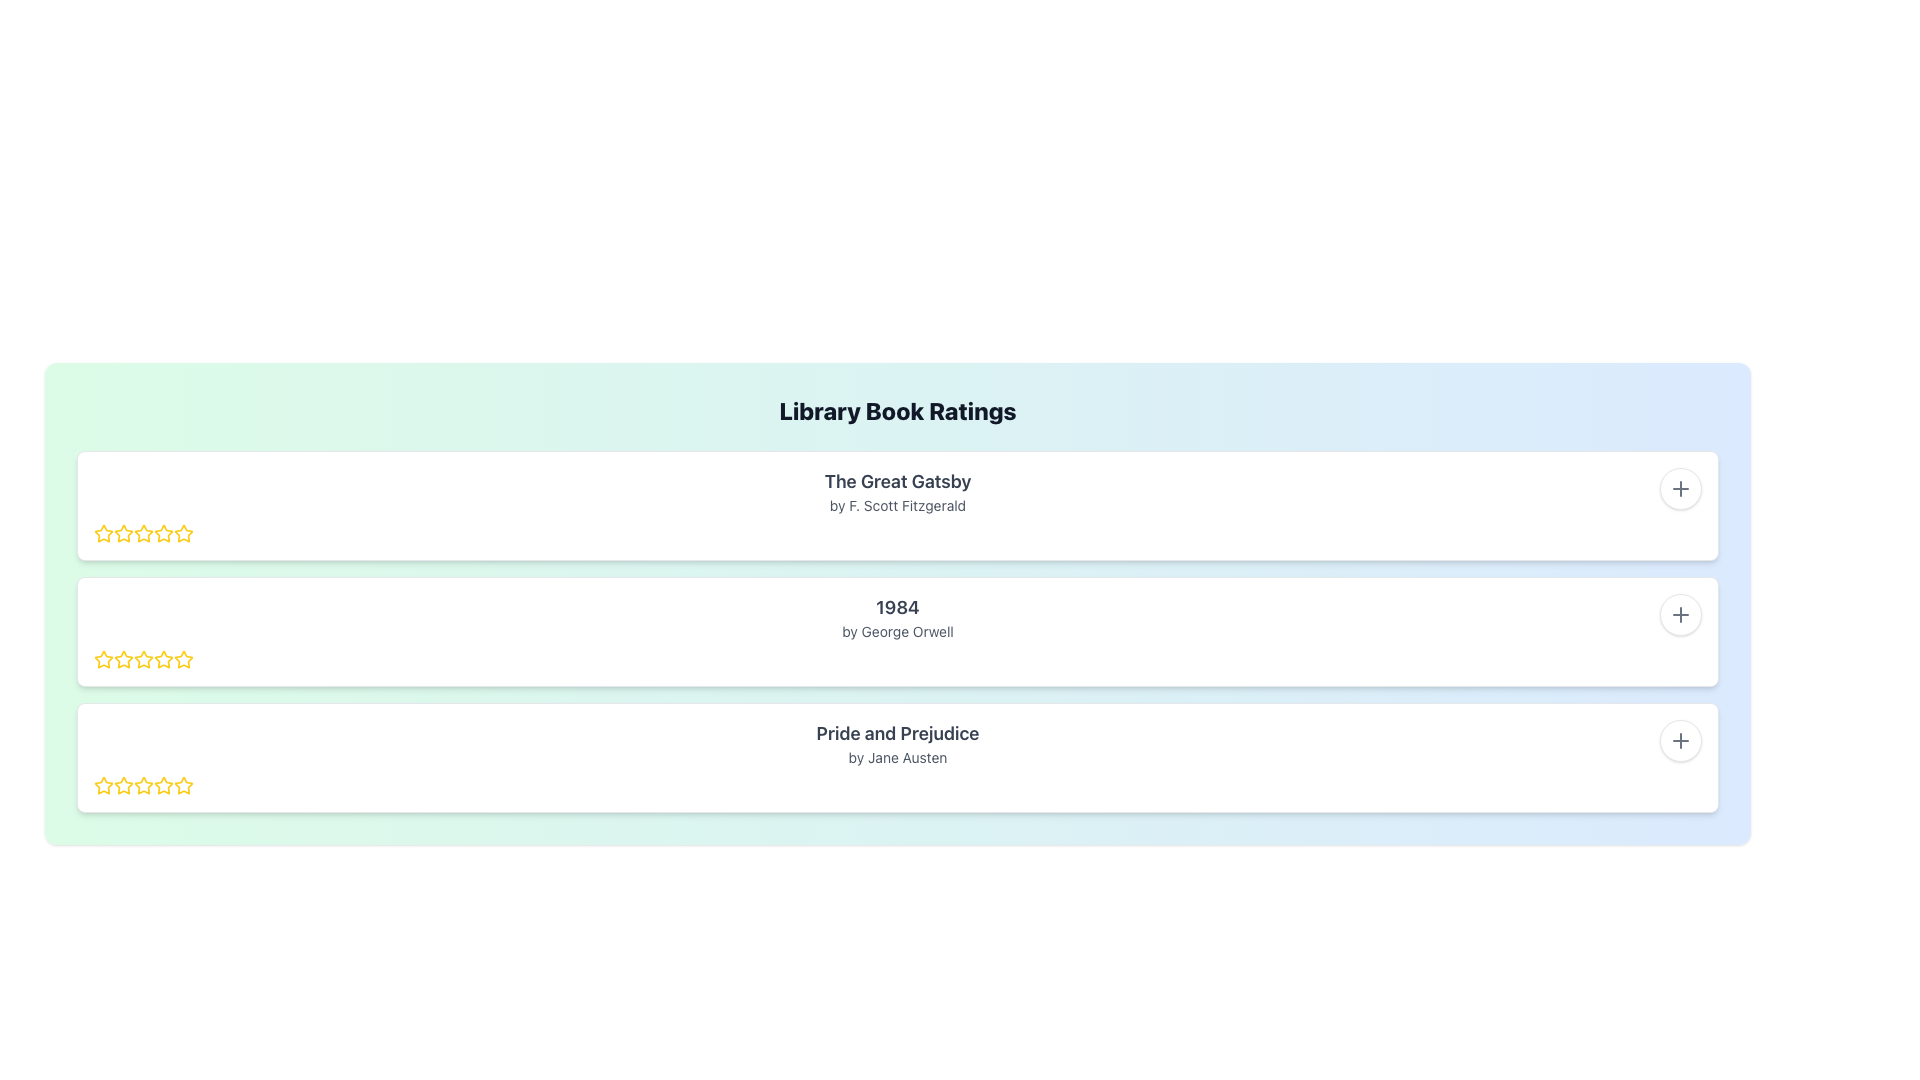 The image size is (1920, 1080). What do you see at coordinates (143, 532) in the screenshot?
I see `the third rating star in the five-star scale for the book 'The Great Gatsby' to indicate a rating of three out of five` at bounding box center [143, 532].